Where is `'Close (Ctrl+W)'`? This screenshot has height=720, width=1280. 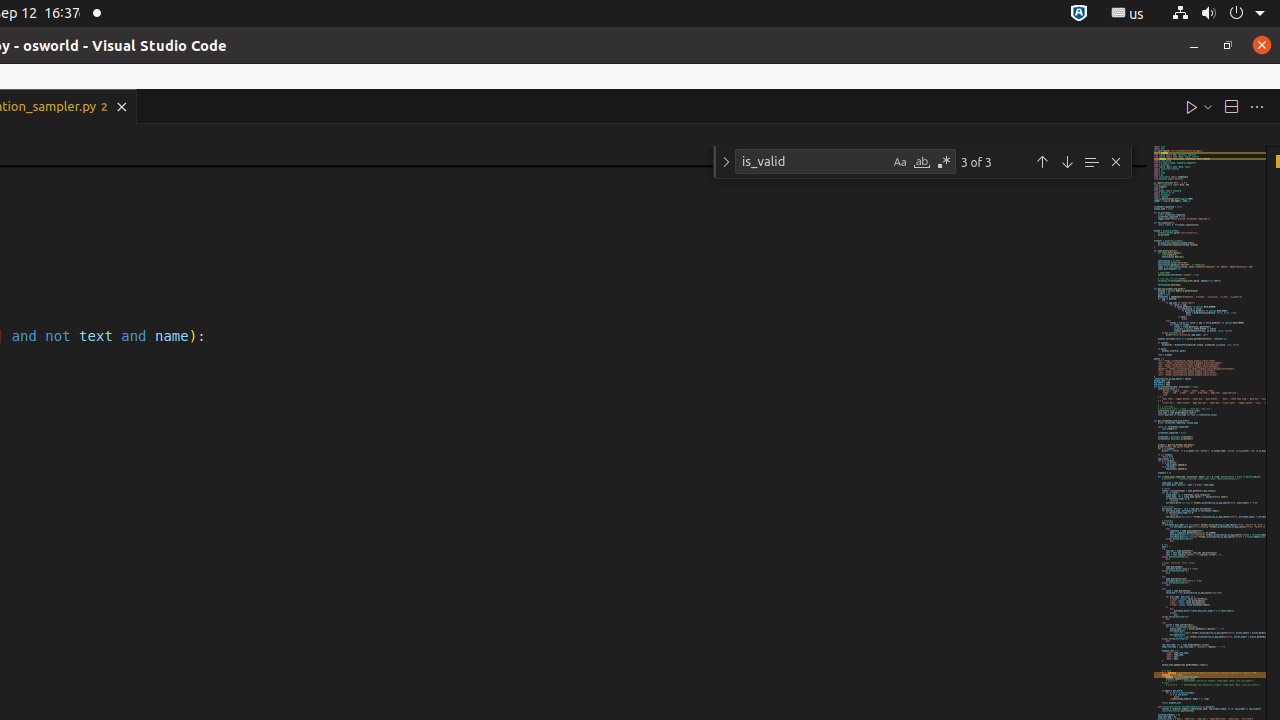
'Close (Ctrl+W)' is located at coordinates (120, 106).